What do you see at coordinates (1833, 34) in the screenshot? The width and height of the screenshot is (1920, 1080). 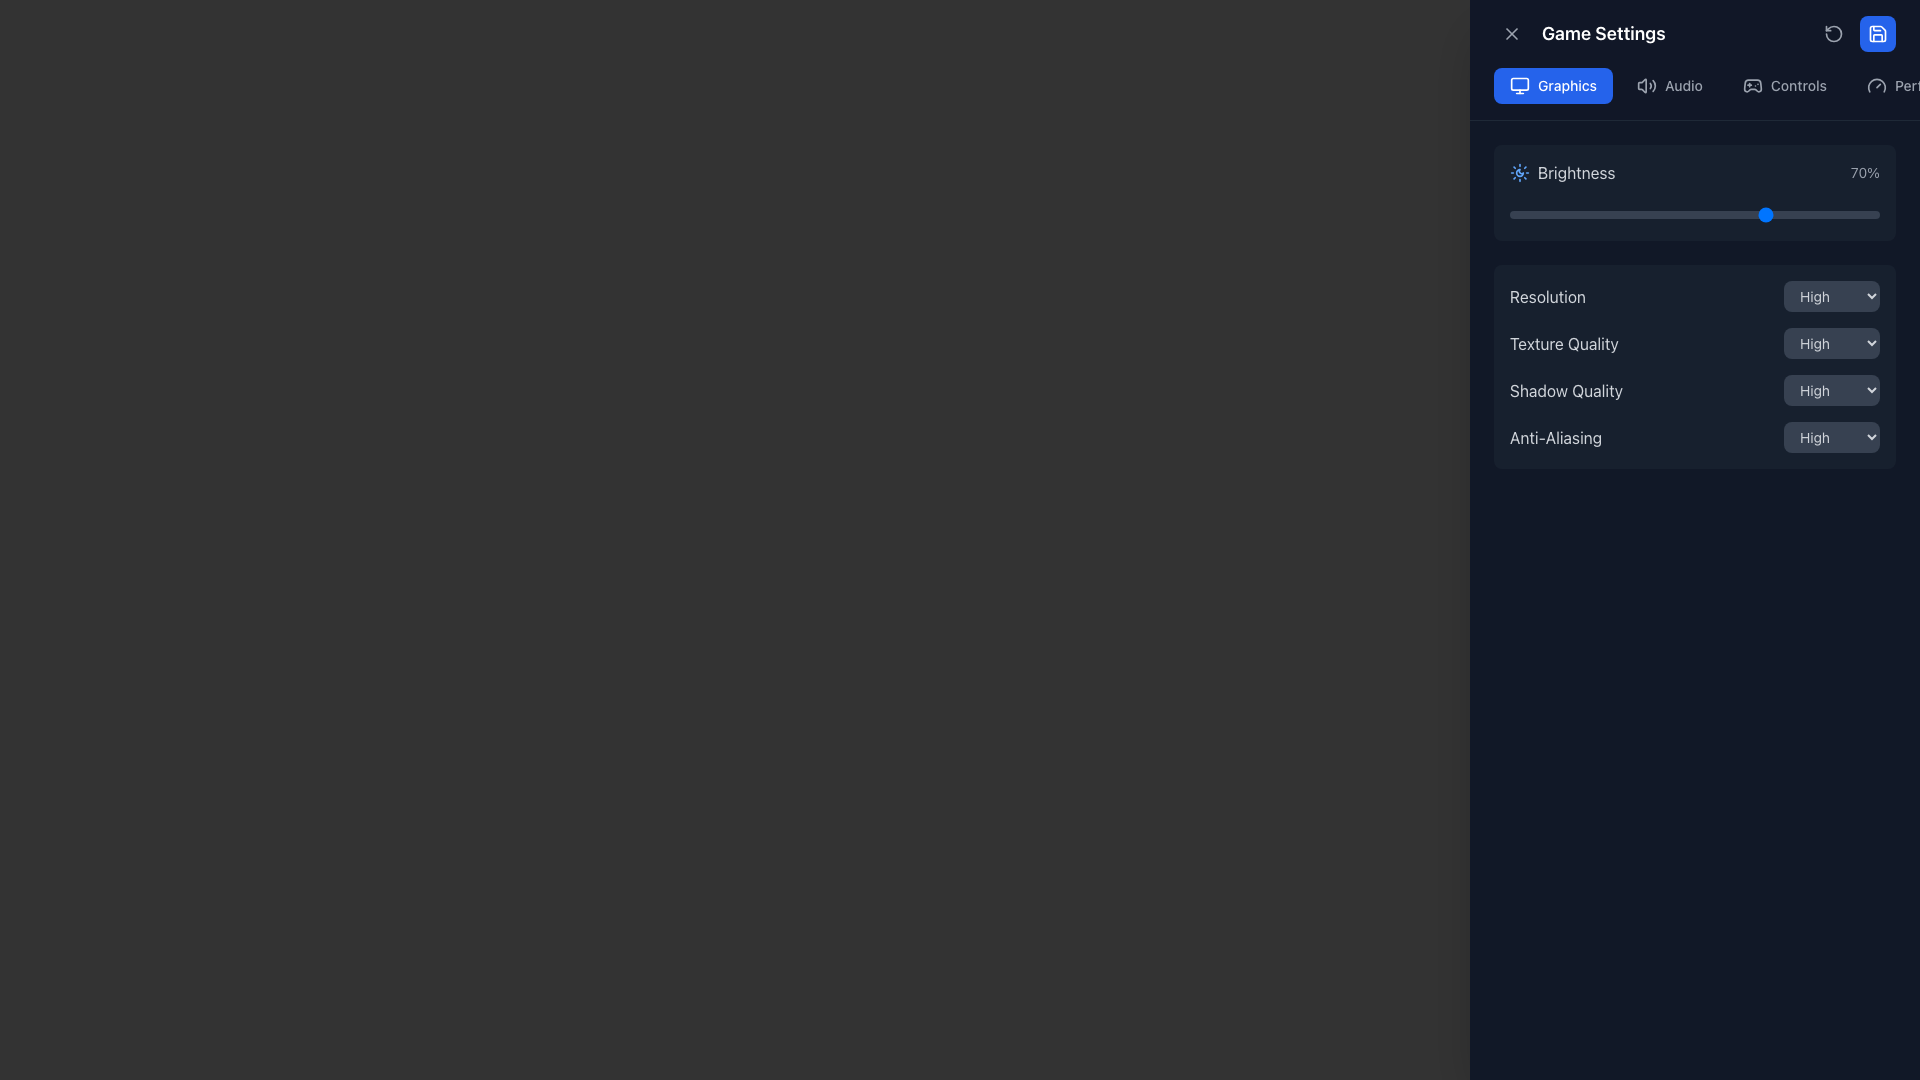 I see `the circular reset button with a counterclockwise arrow` at bounding box center [1833, 34].